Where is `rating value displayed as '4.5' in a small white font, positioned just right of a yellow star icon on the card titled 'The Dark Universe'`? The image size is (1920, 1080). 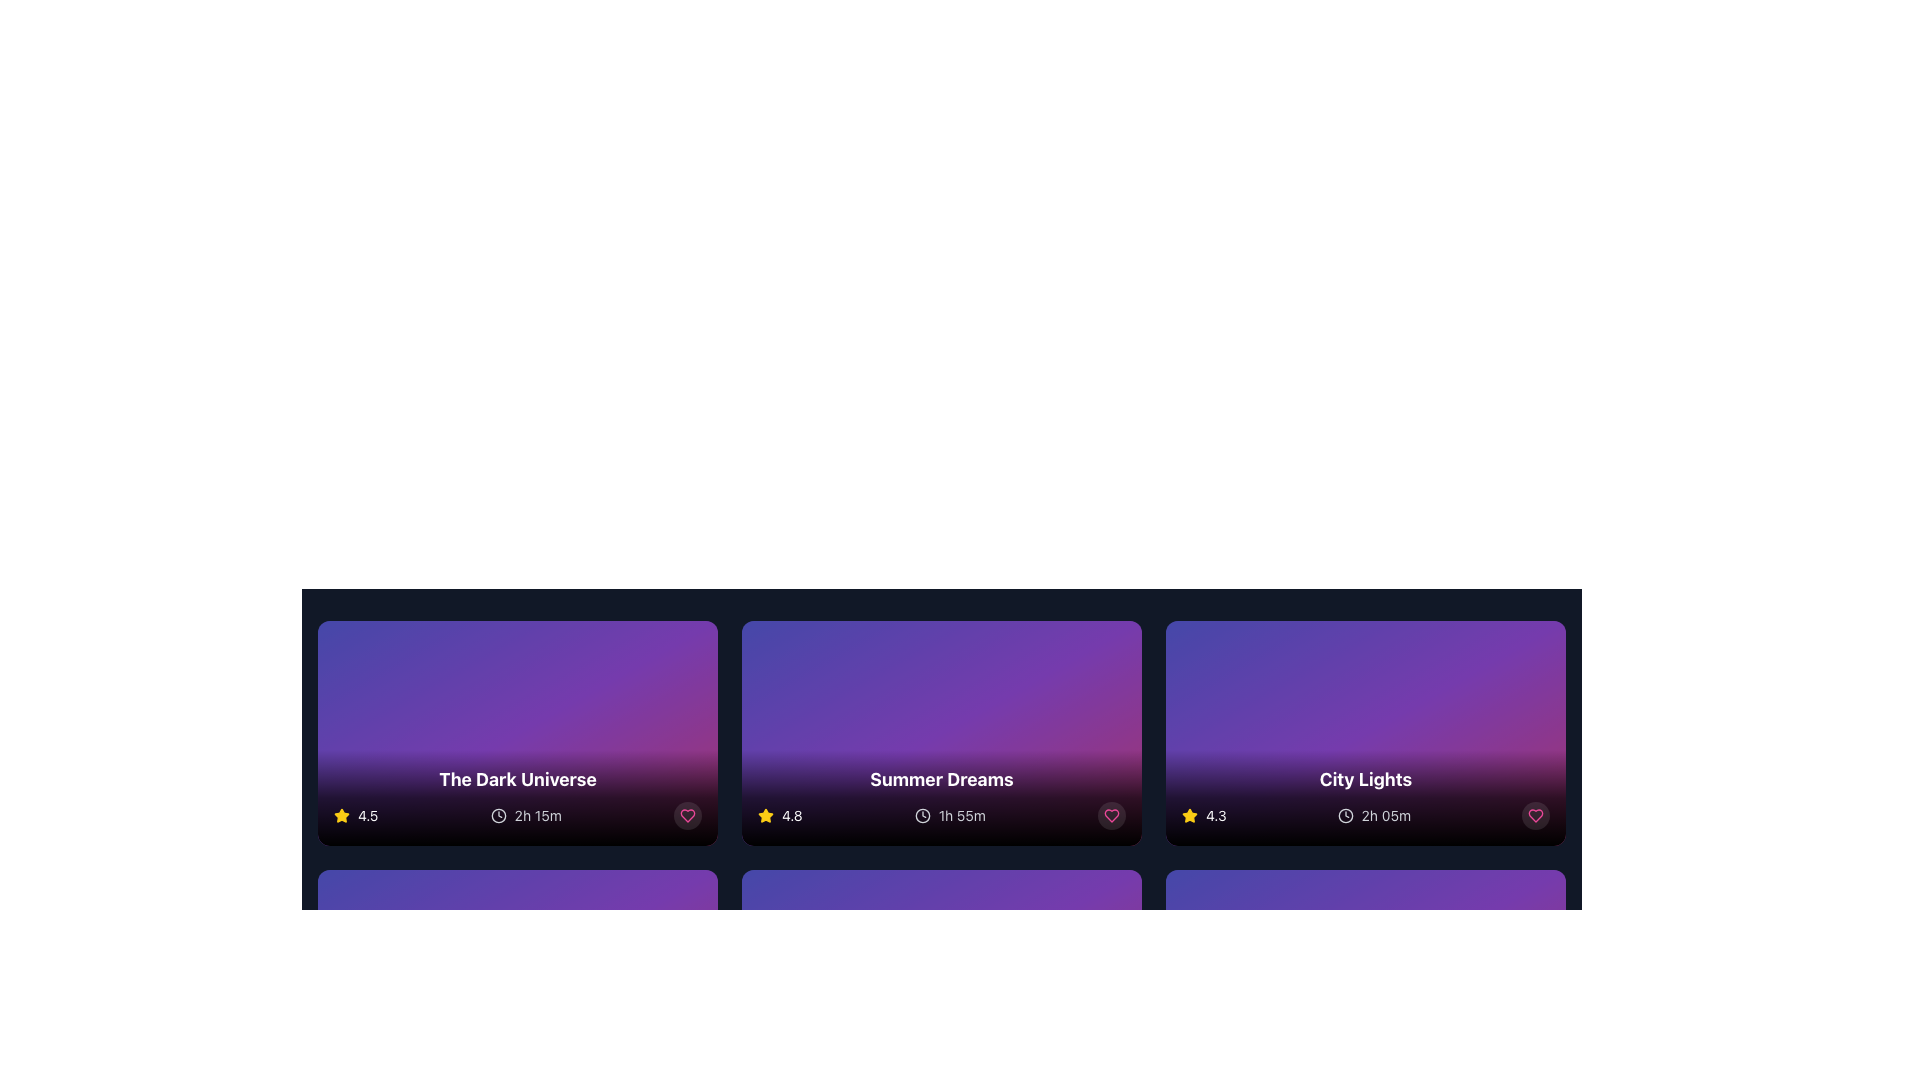 rating value displayed as '4.5' in a small white font, positioned just right of a yellow star icon on the card titled 'The Dark Universe' is located at coordinates (368, 816).